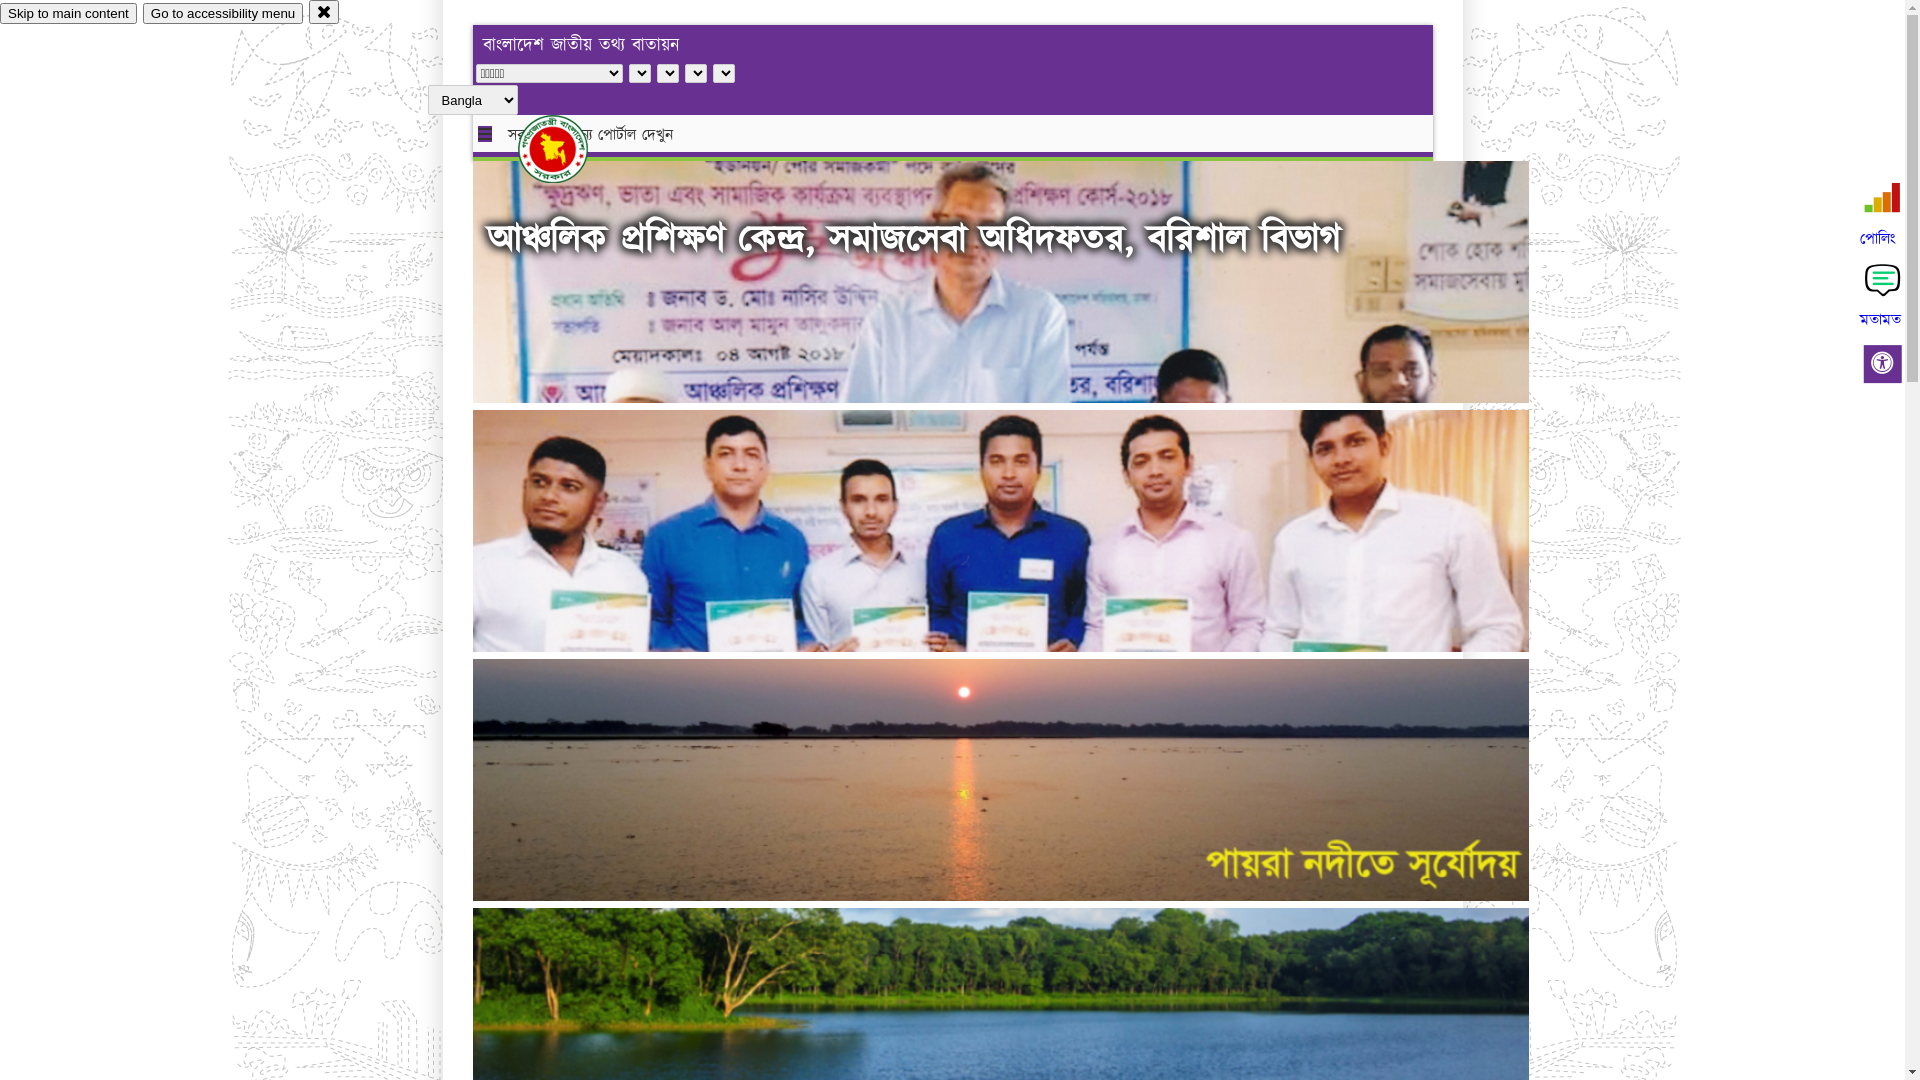 The height and width of the screenshot is (1080, 1920). Describe the element at coordinates (0, 13) in the screenshot. I see `'Skip to main content'` at that location.